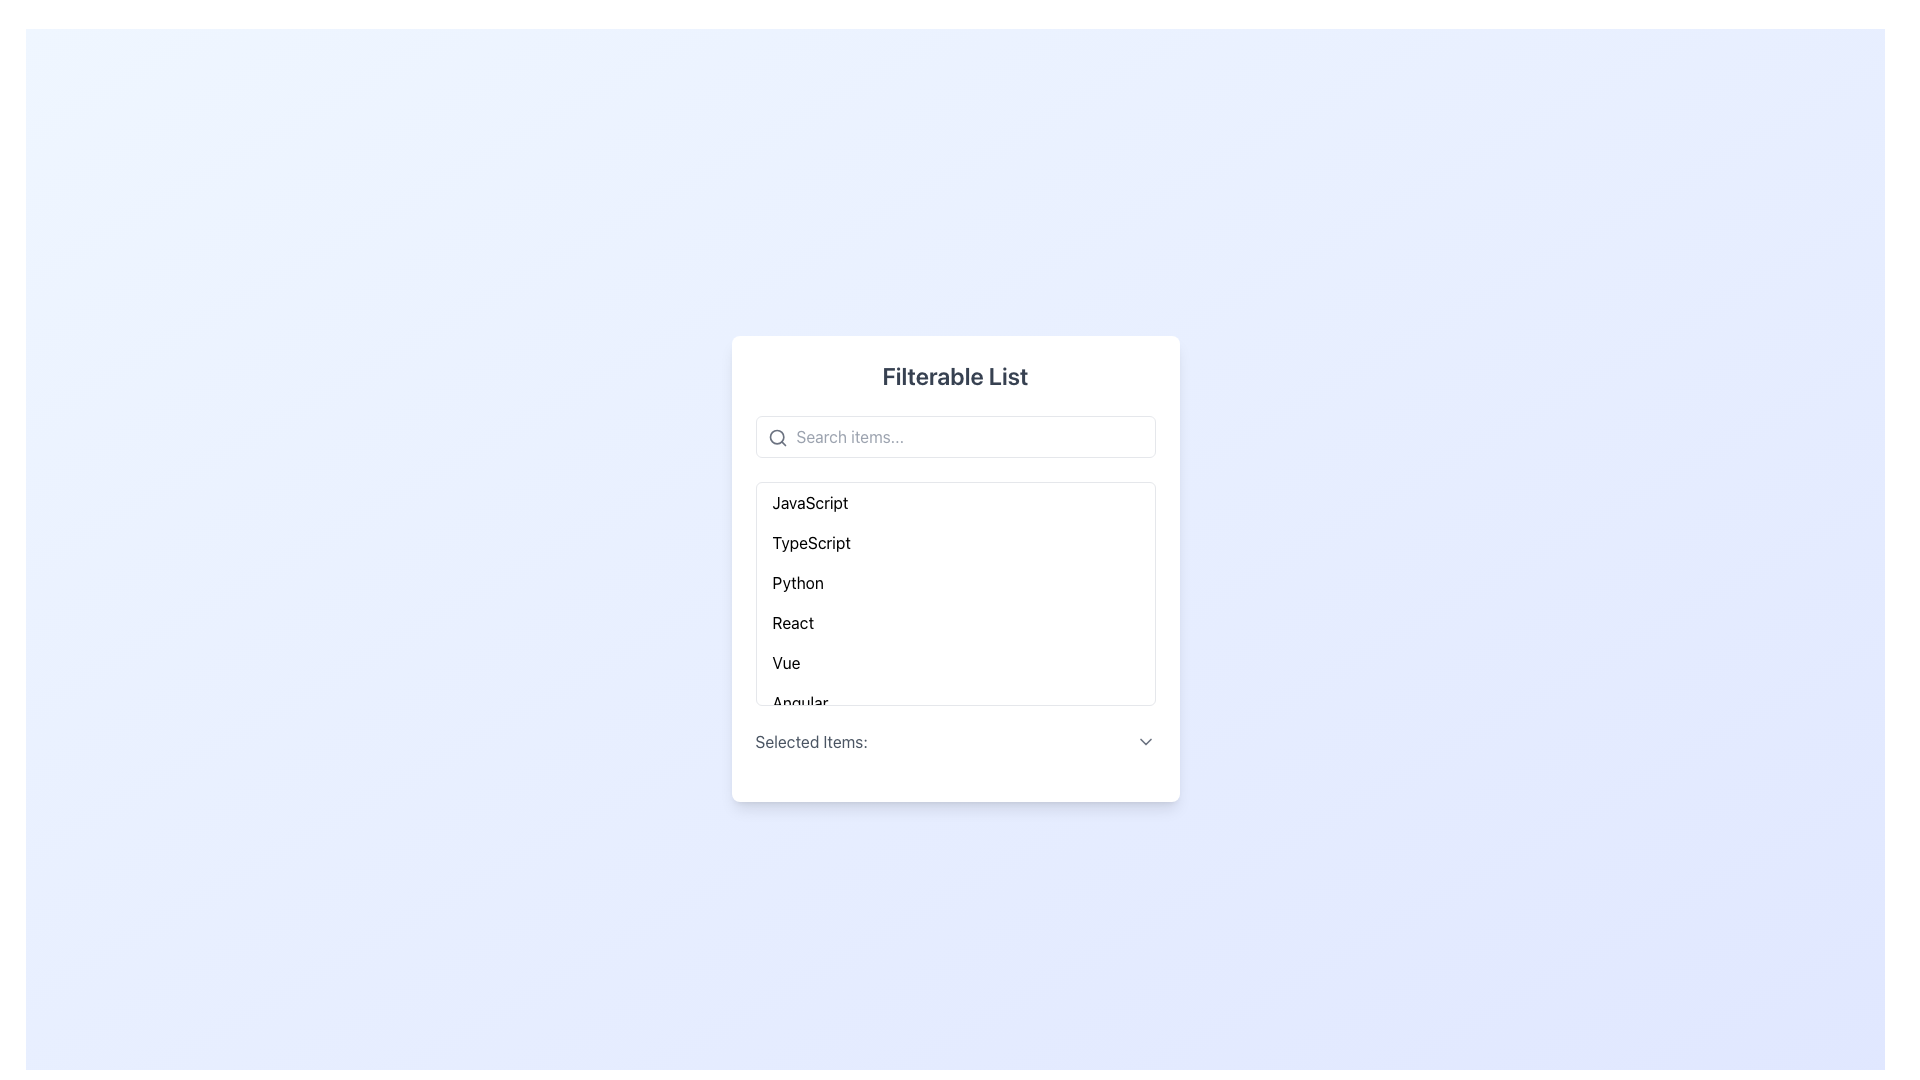 This screenshot has height=1080, width=1920. What do you see at coordinates (1145, 741) in the screenshot?
I see `the downward-pointing chevron icon located to the immediate right of the 'Selected Items:' label` at bounding box center [1145, 741].